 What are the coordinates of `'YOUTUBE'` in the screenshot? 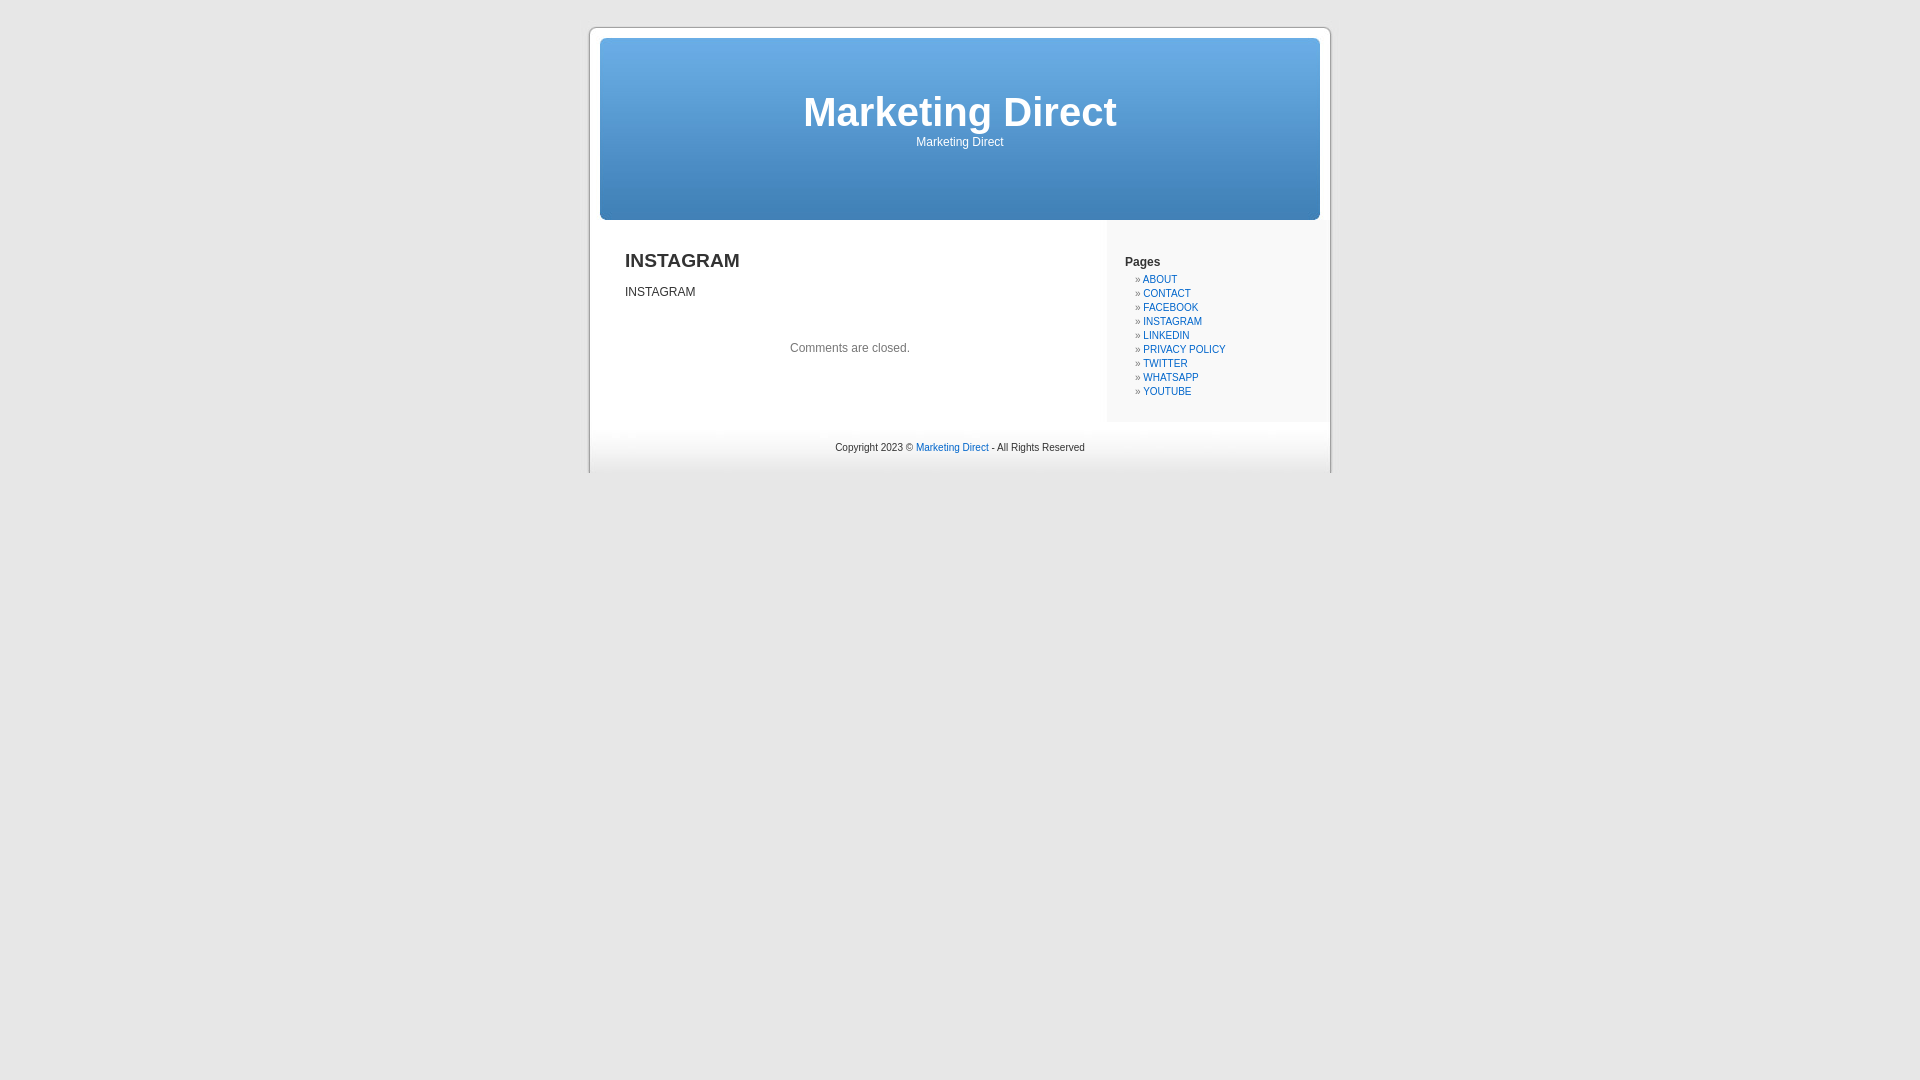 It's located at (1166, 391).